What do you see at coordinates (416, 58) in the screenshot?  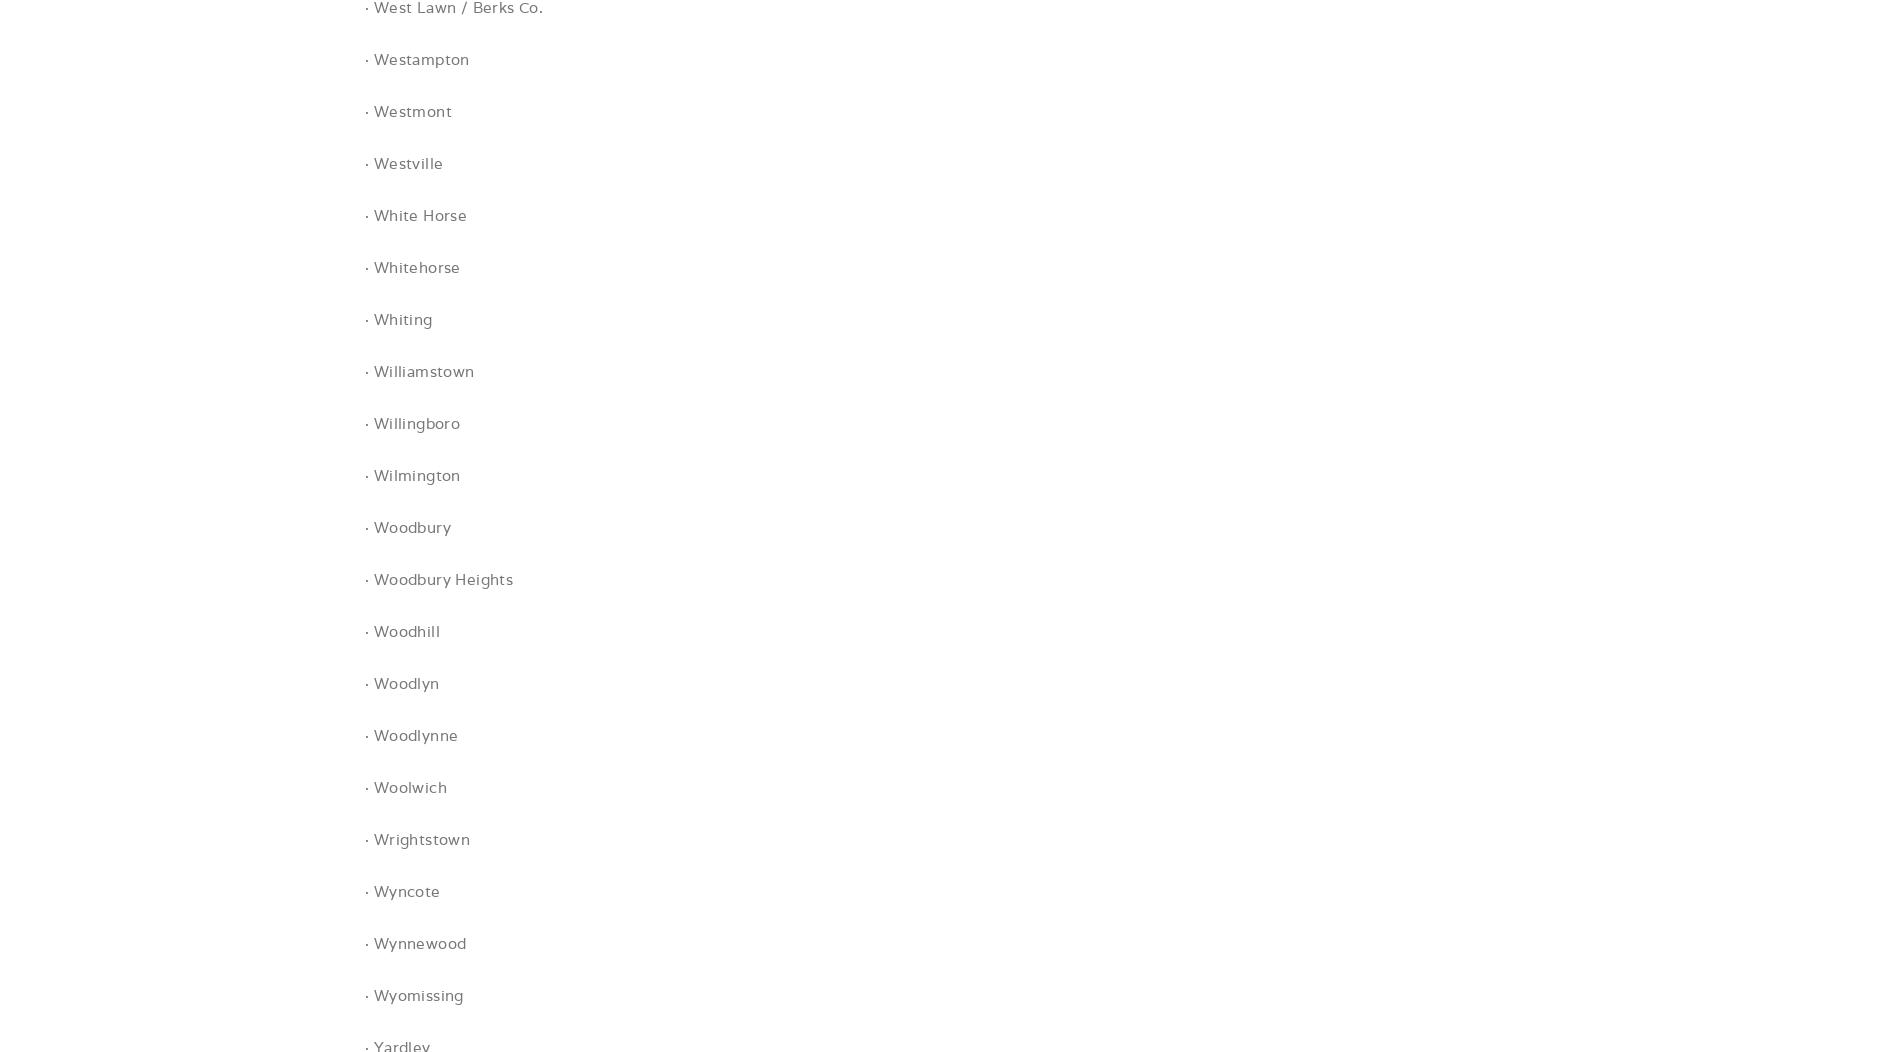 I see `'· Westampton'` at bounding box center [416, 58].